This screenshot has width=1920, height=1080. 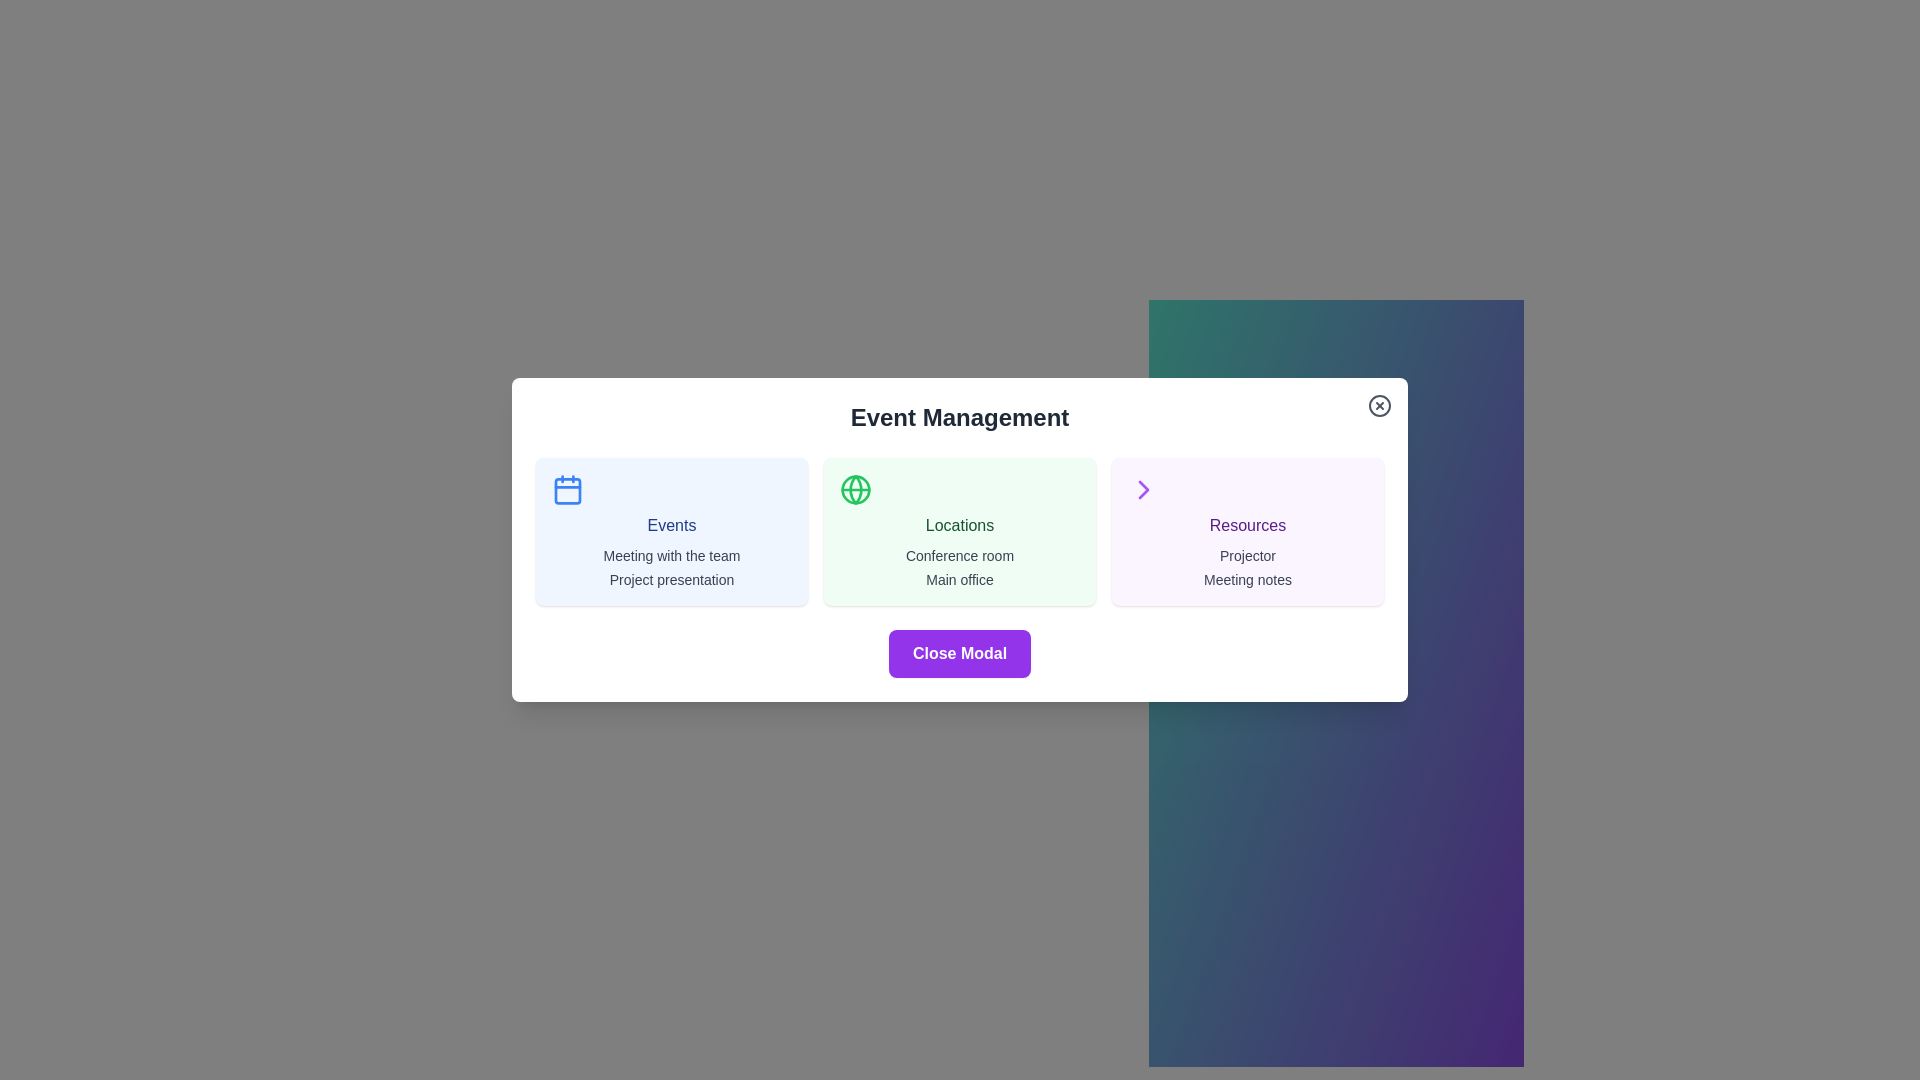 What do you see at coordinates (1379, 405) in the screenshot?
I see `the circular close button in the top-right corner of the 'Event Management' modal` at bounding box center [1379, 405].